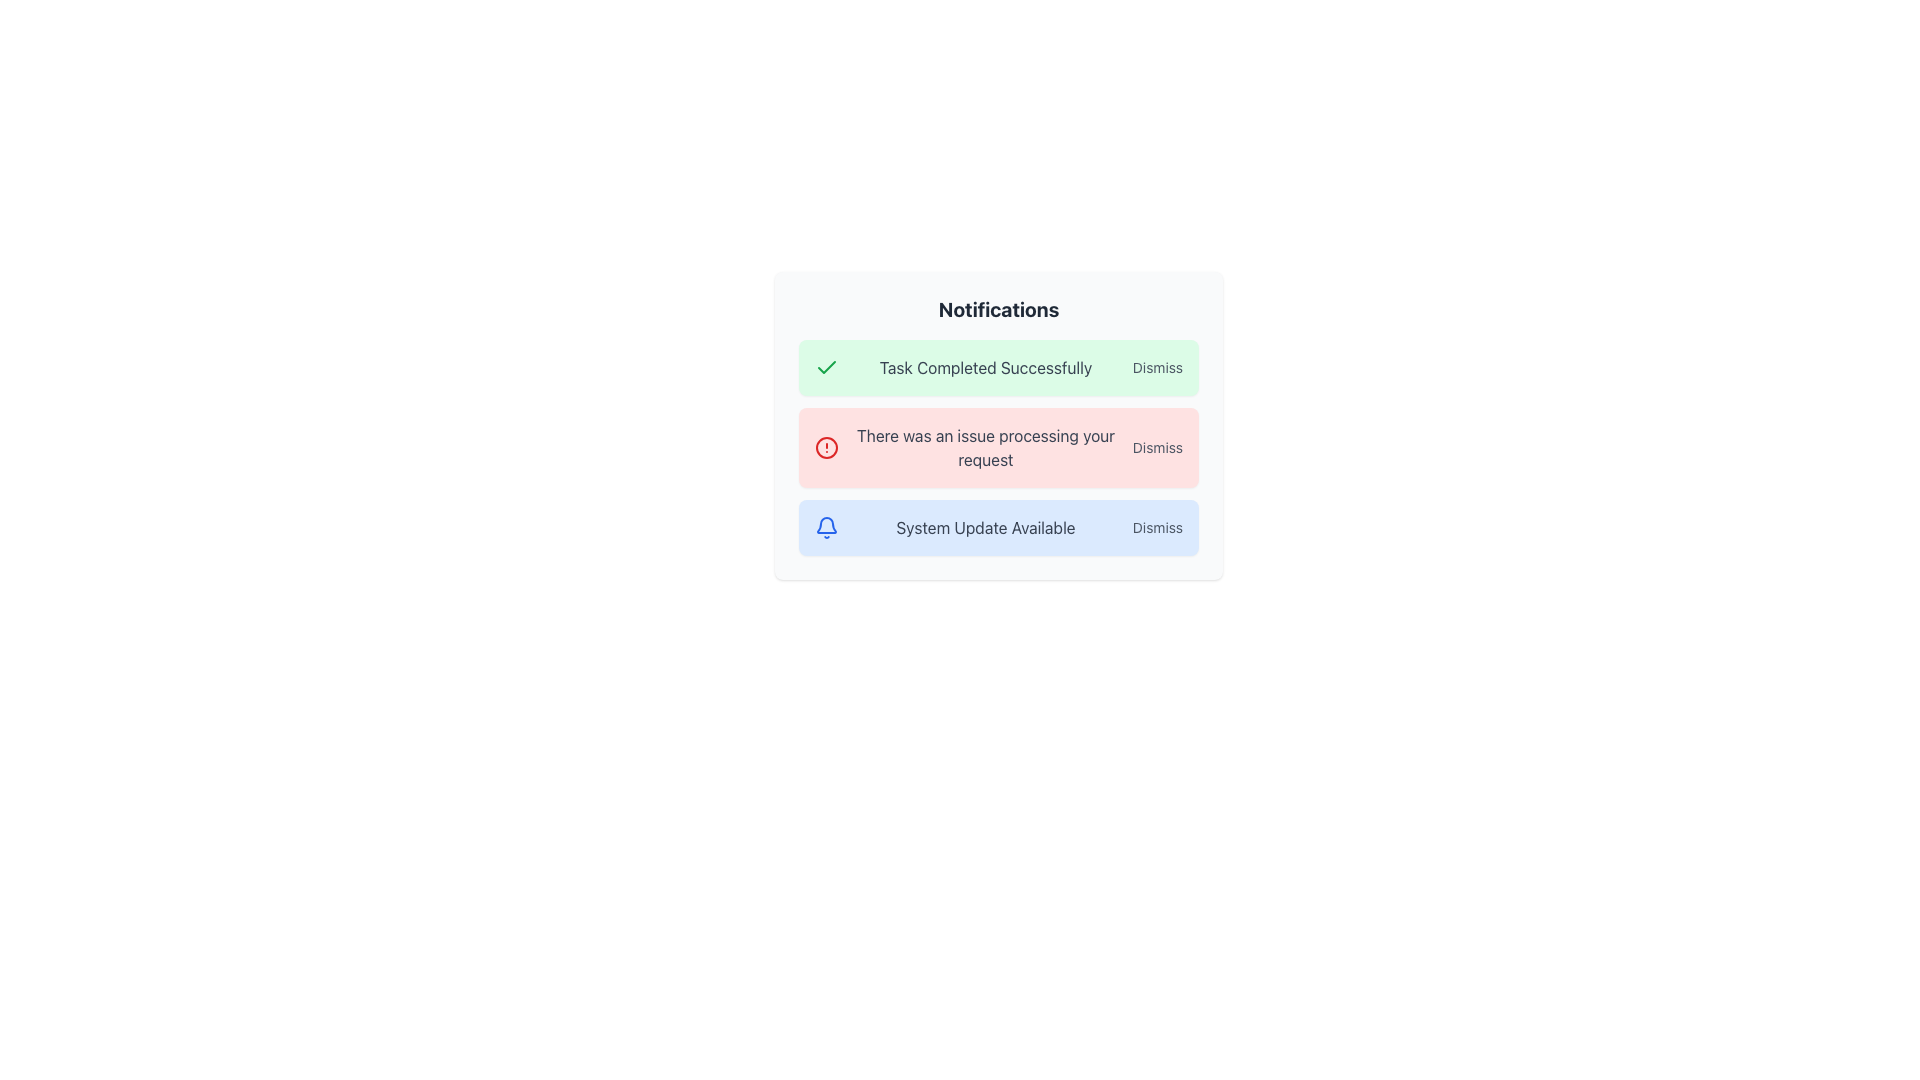  What do you see at coordinates (1157, 527) in the screenshot?
I see `the 'Dismiss' button, which is styled with a small gray font and changes color on hover, located at the far right end of the blue notification bar indicating a system update` at bounding box center [1157, 527].